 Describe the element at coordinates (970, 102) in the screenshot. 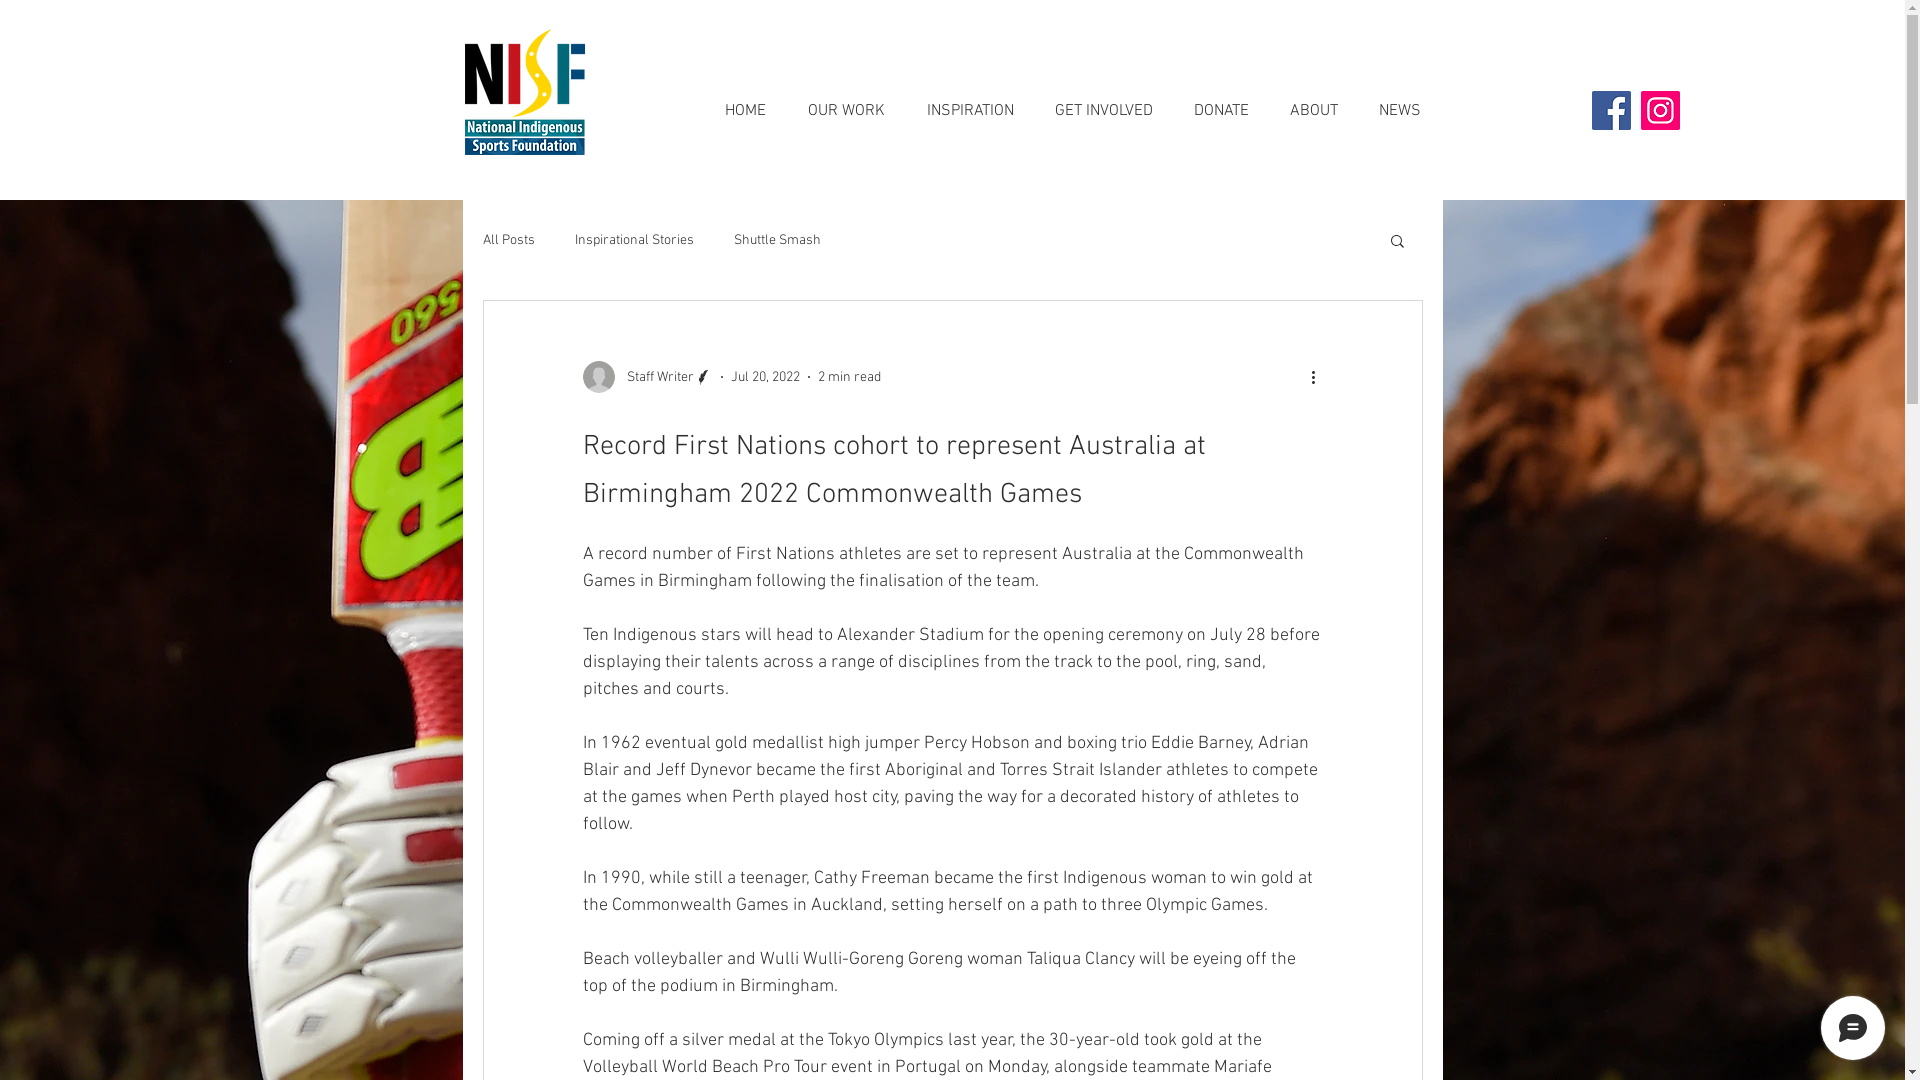

I see `'INSPIRATION'` at that location.